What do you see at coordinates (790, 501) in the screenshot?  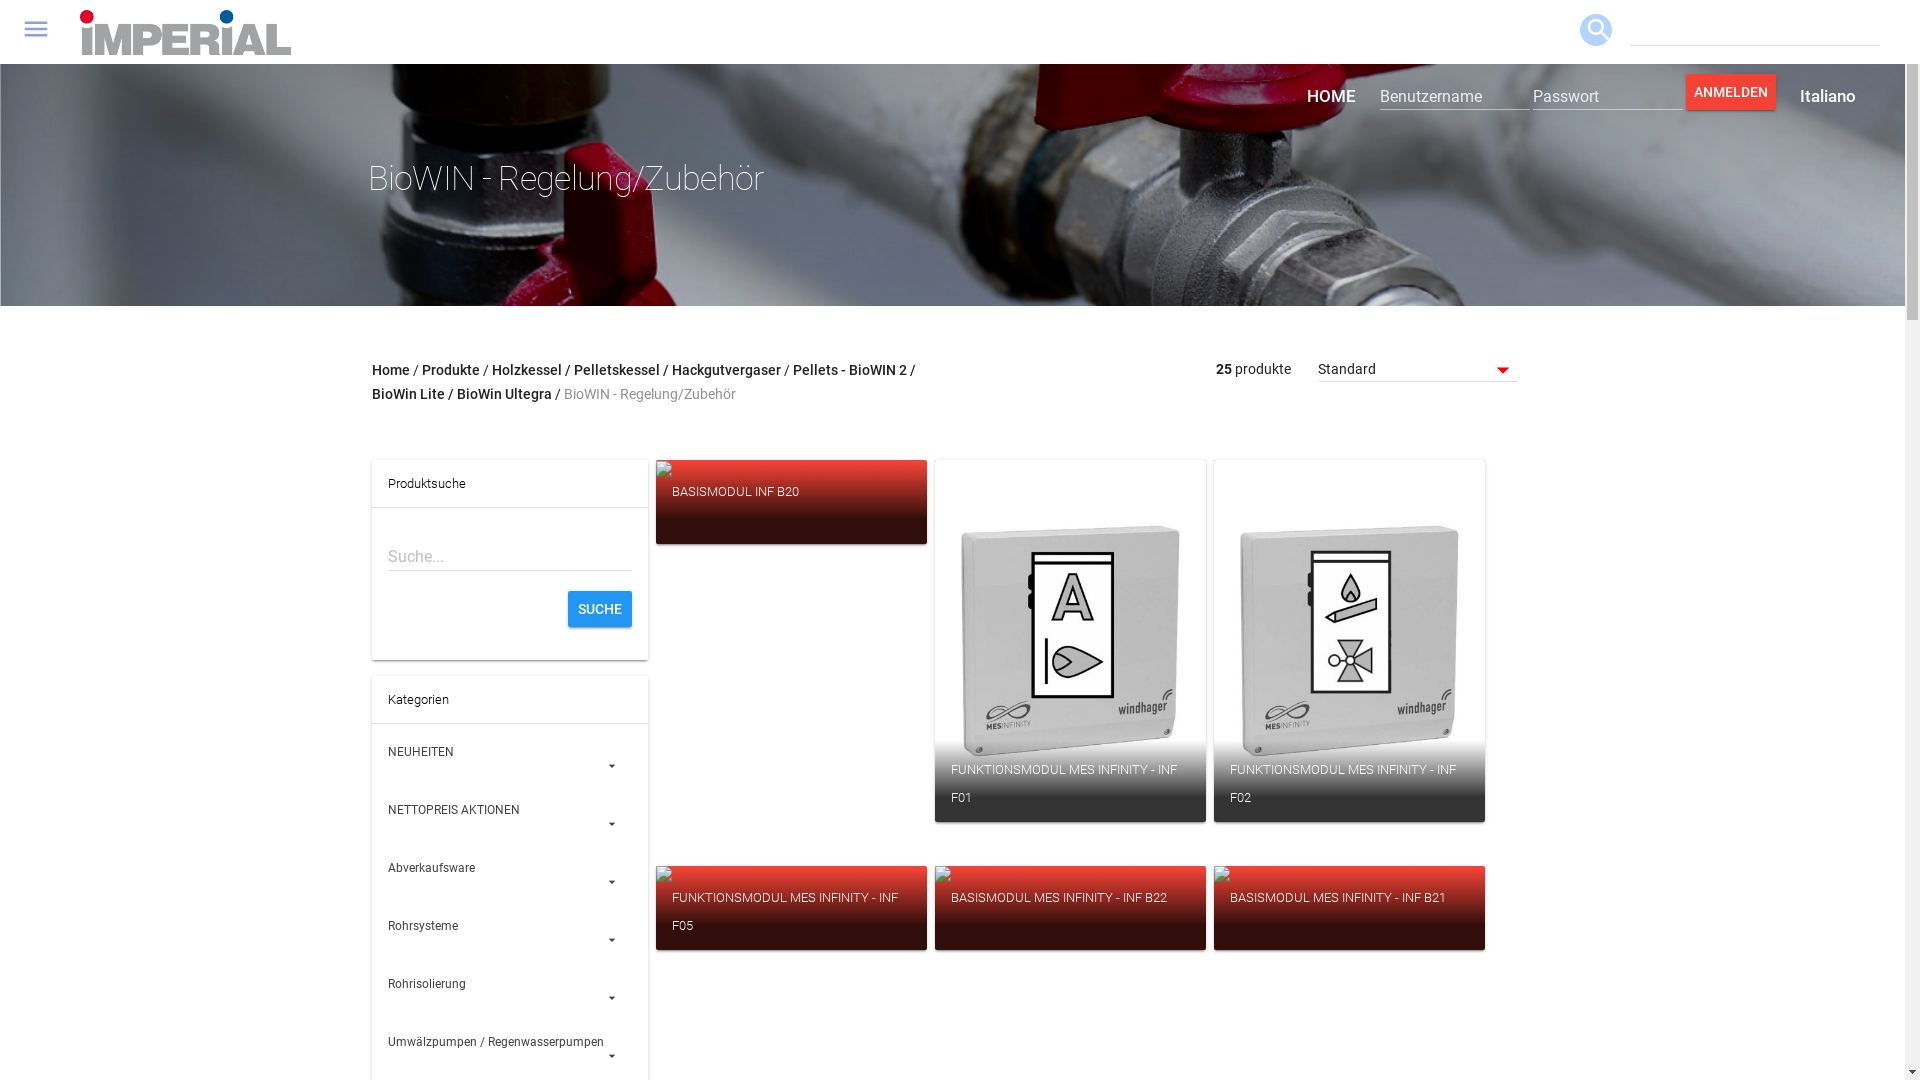 I see `'BASISMODUL INF B20'` at bounding box center [790, 501].